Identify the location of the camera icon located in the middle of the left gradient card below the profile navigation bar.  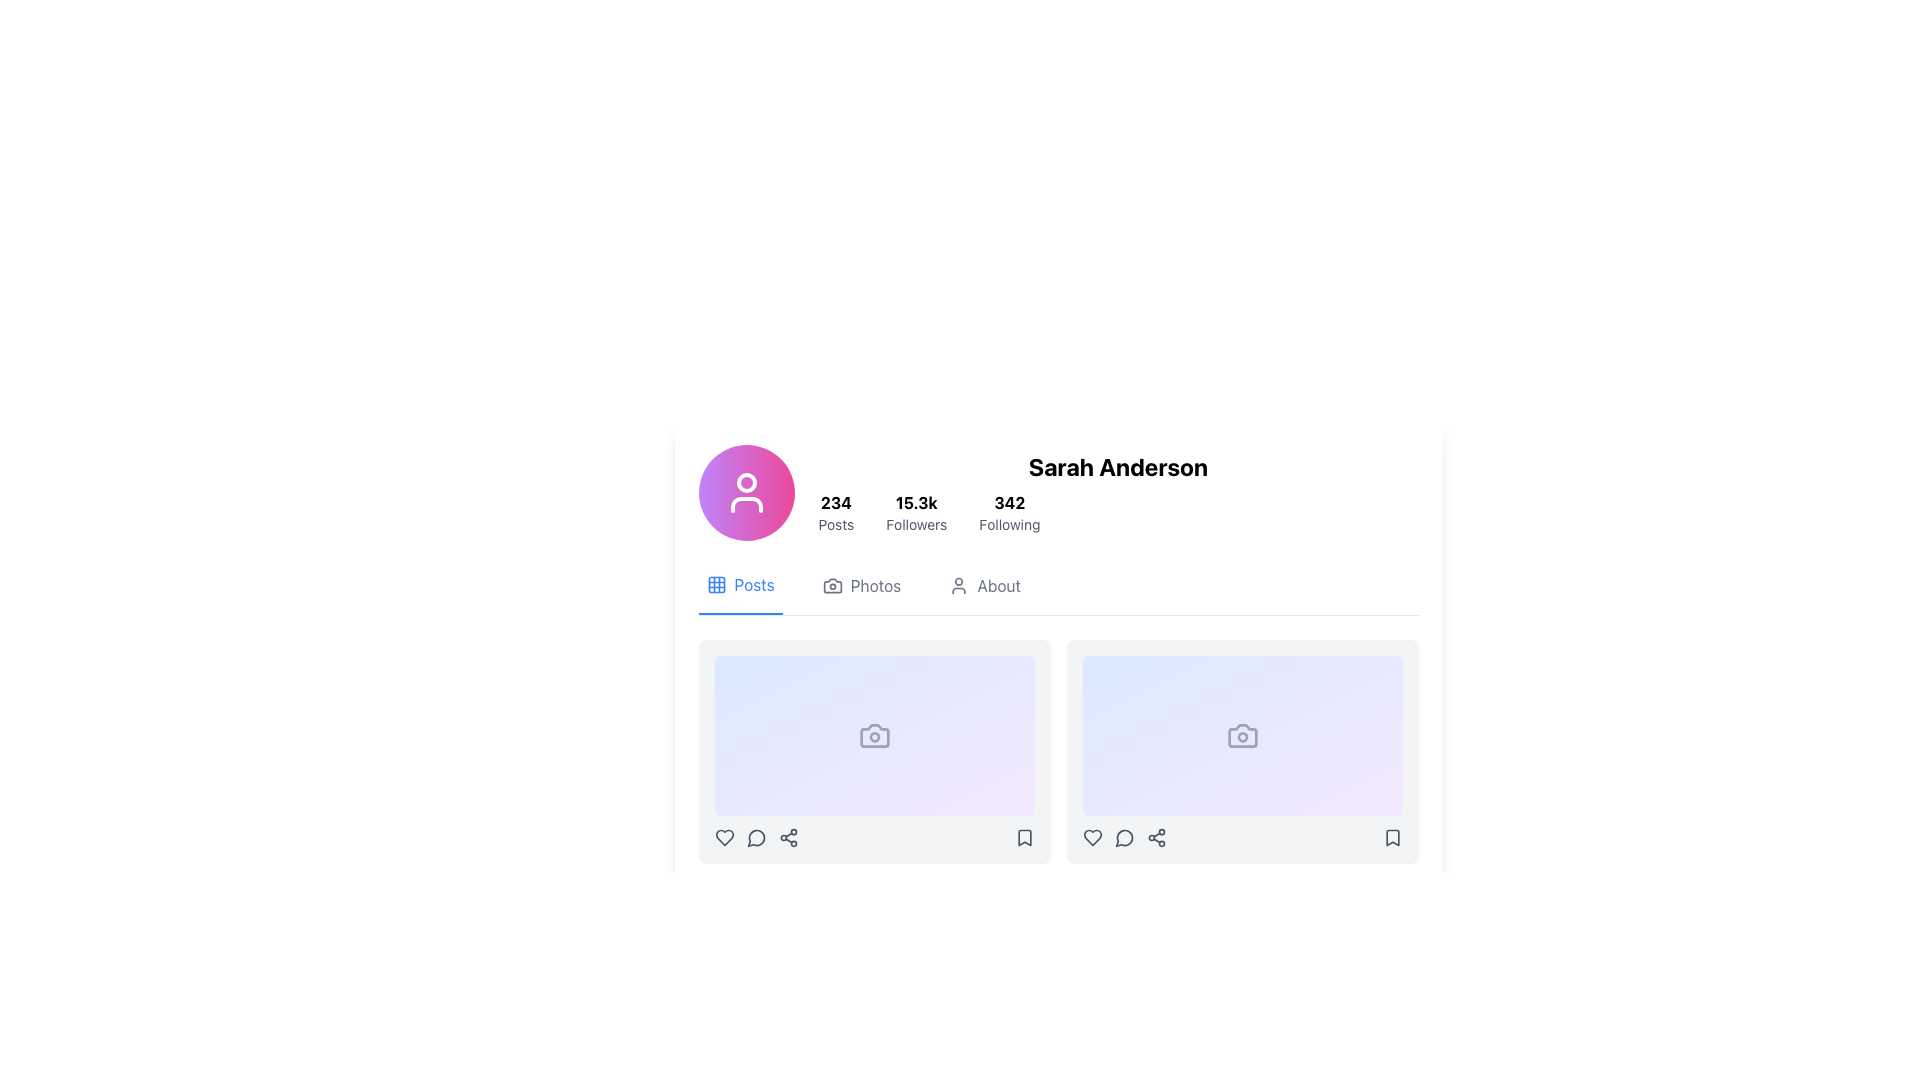
(874, 736).